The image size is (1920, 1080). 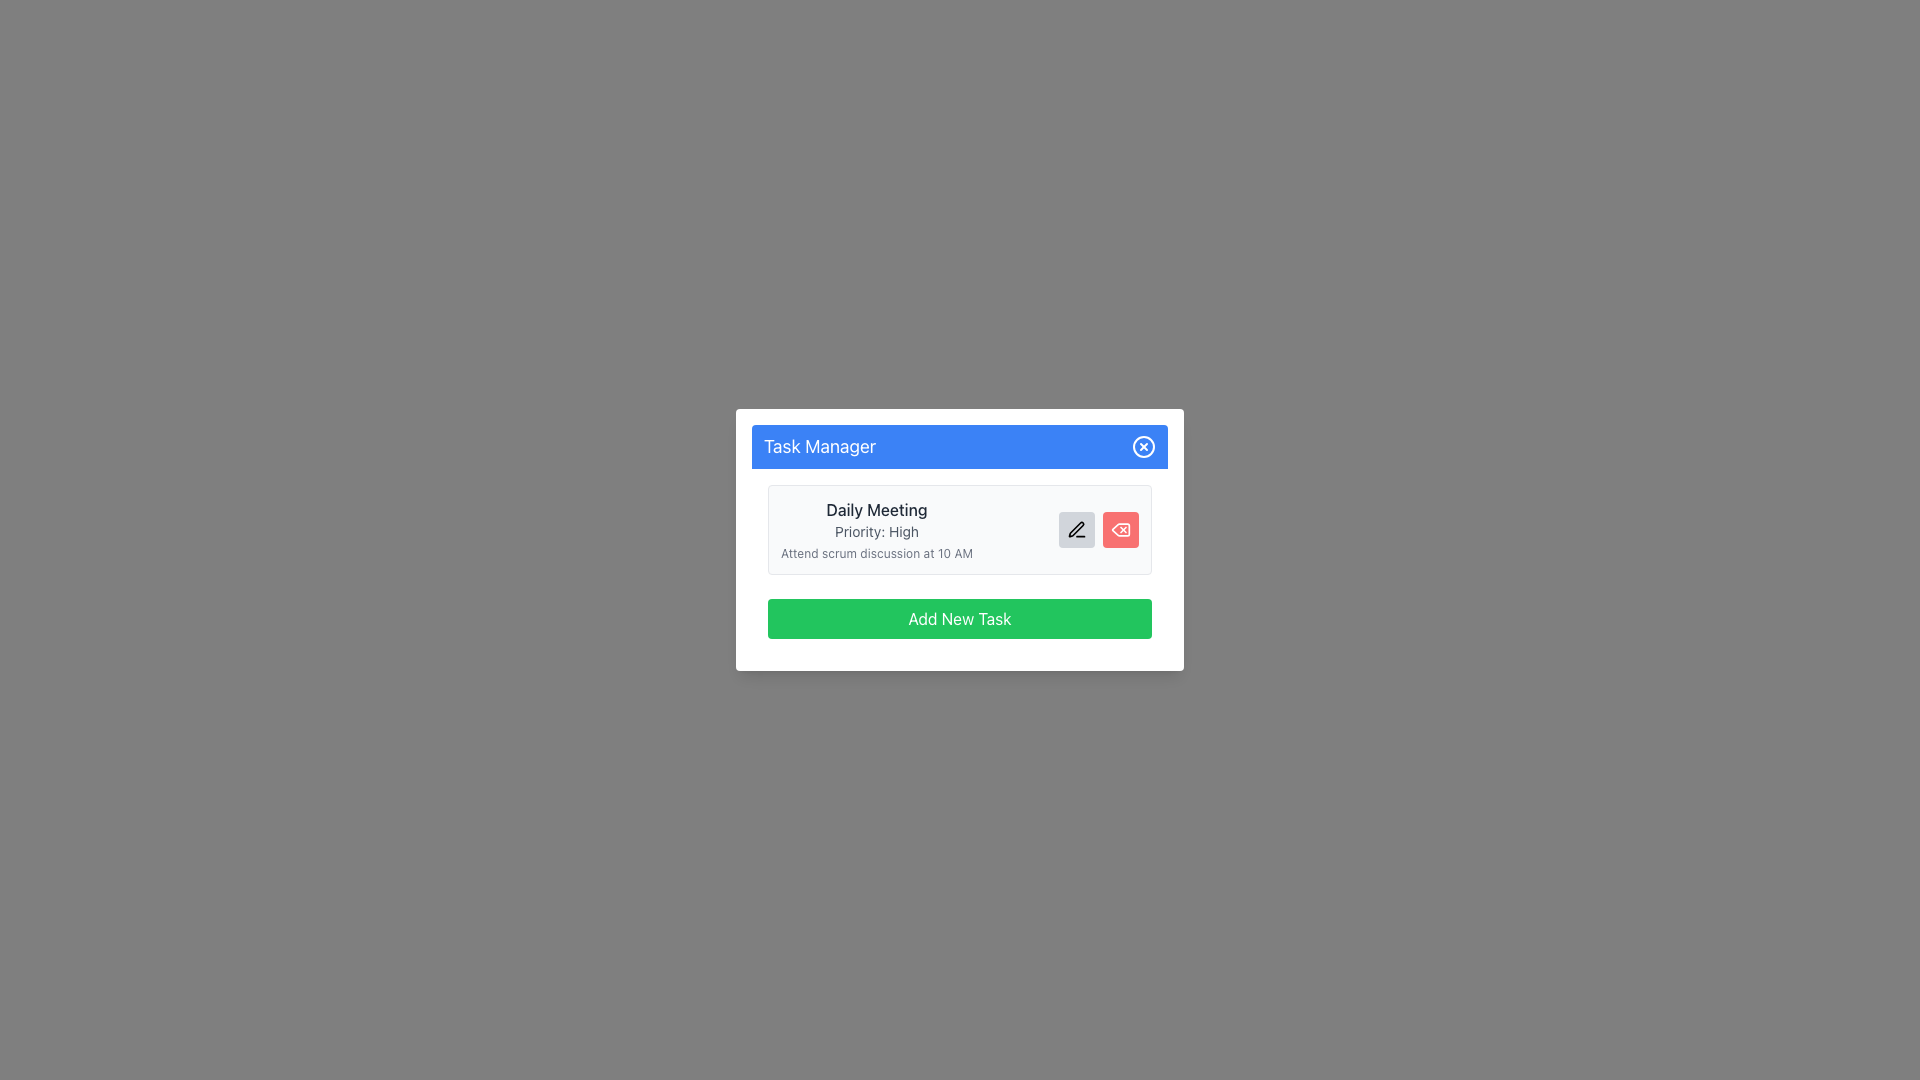 What do you see at coordinates (1121, 528) in the screenshot?
I see `the delete icon button located in the task management card for the task named 'Daily Meeting'` at bounding box center [1121, 528].